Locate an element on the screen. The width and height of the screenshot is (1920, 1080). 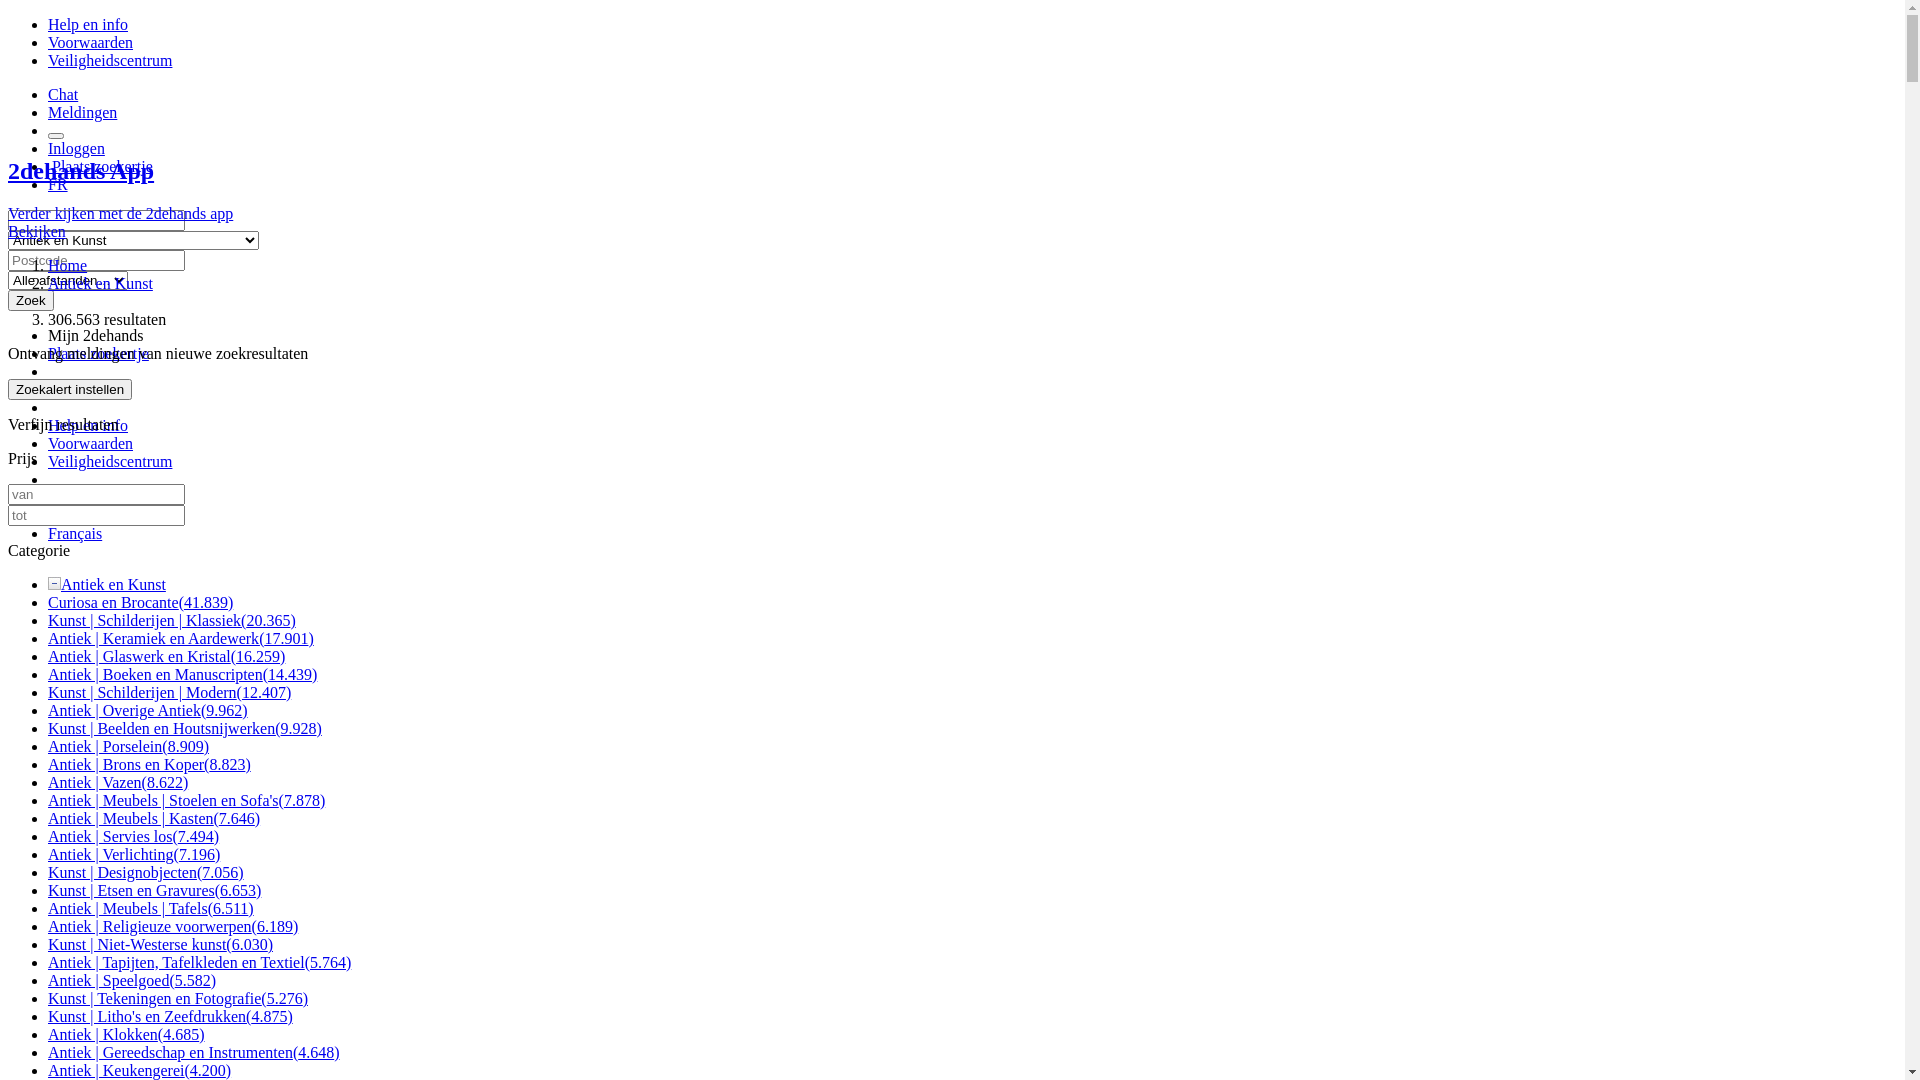
'Antiek | Tapijten, Tafelkleden en Textiel(5.764)' is located at coordinates (199, 961).